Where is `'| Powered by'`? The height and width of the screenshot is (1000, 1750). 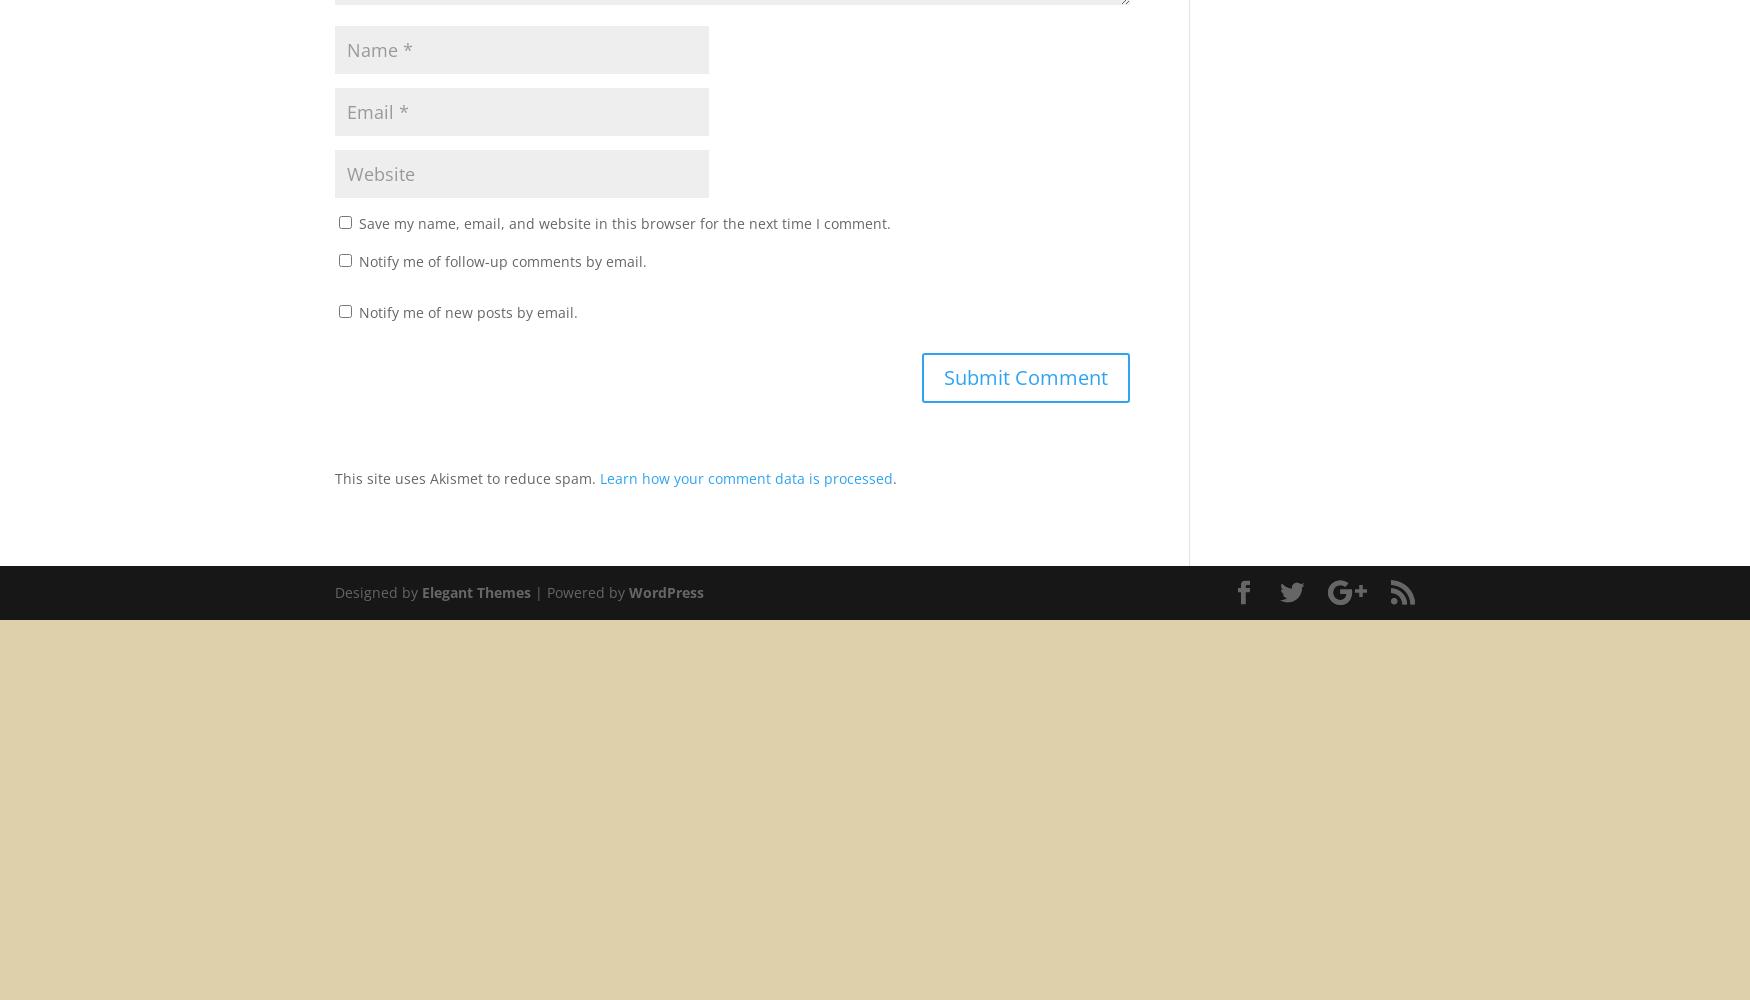 '| Powered by' is located at coordinates (579, 590).